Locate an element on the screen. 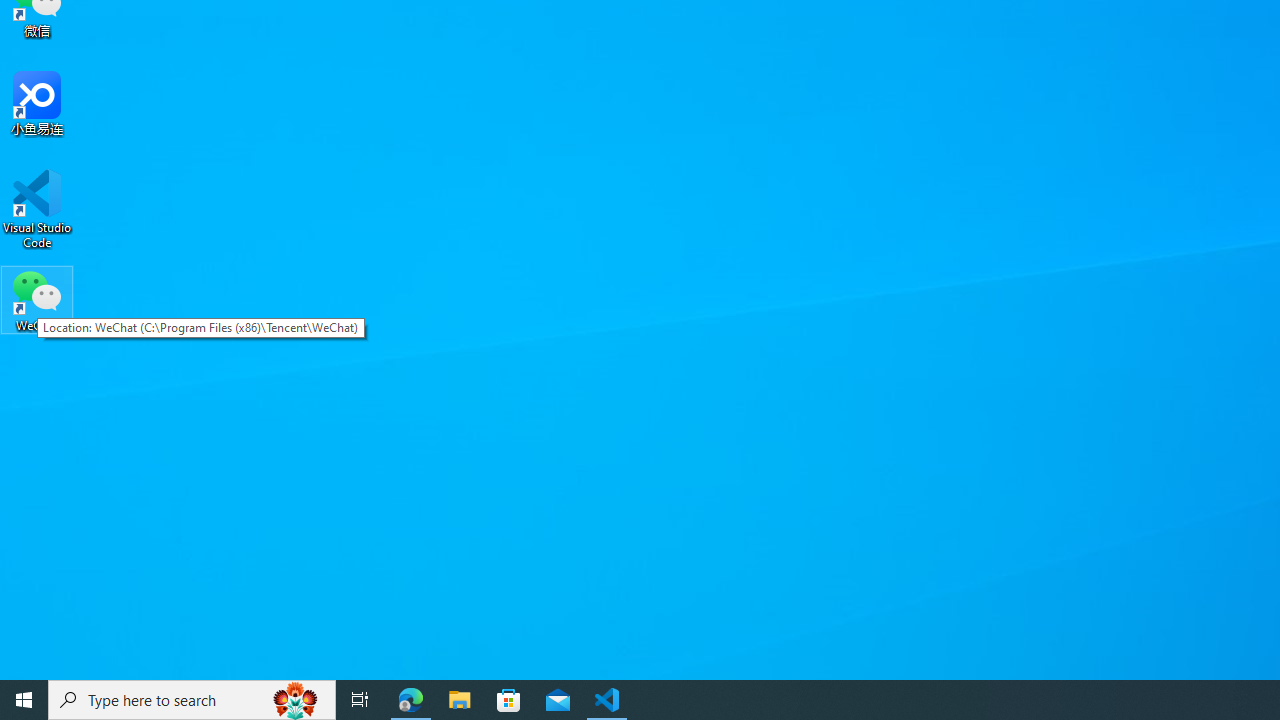 This screenshot has height=720, width=1280. 'Search highlights icon opens search home window' is located at coordinates (294, 698).